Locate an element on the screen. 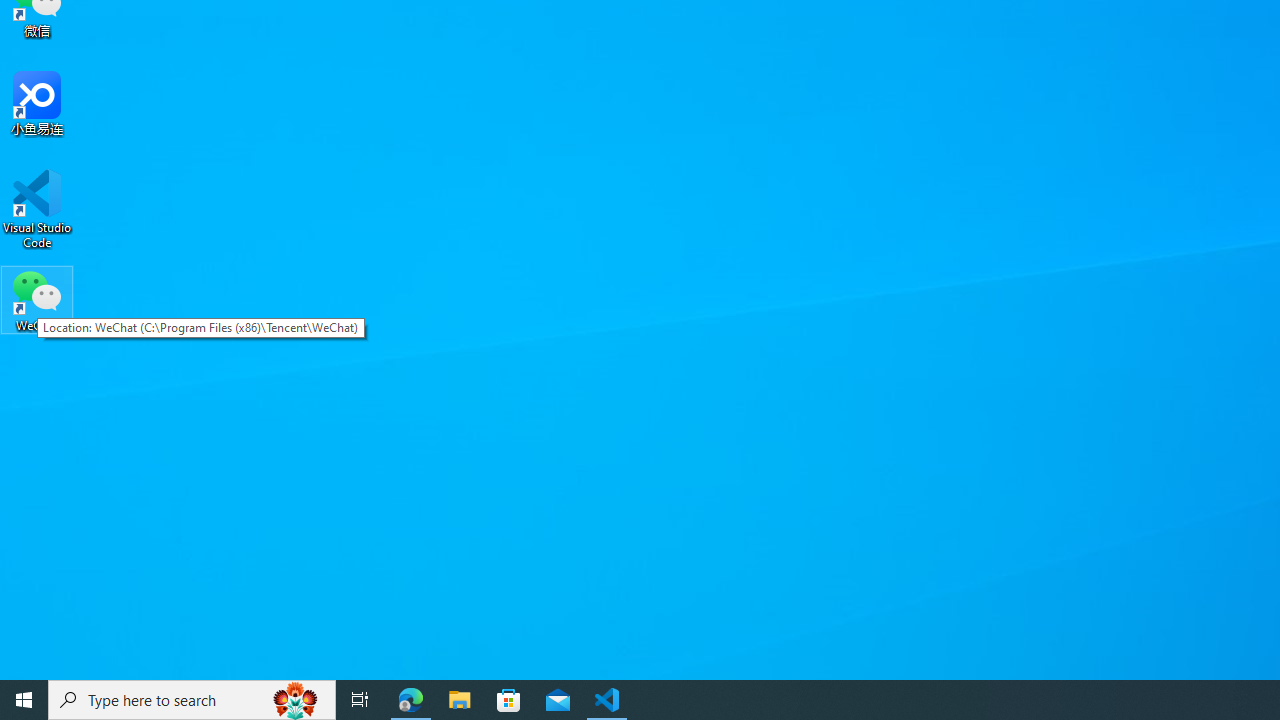 This screenshot has height=720, width=1280. 'Search highlights icon opens search home window' is located at coordinates (294, 698).